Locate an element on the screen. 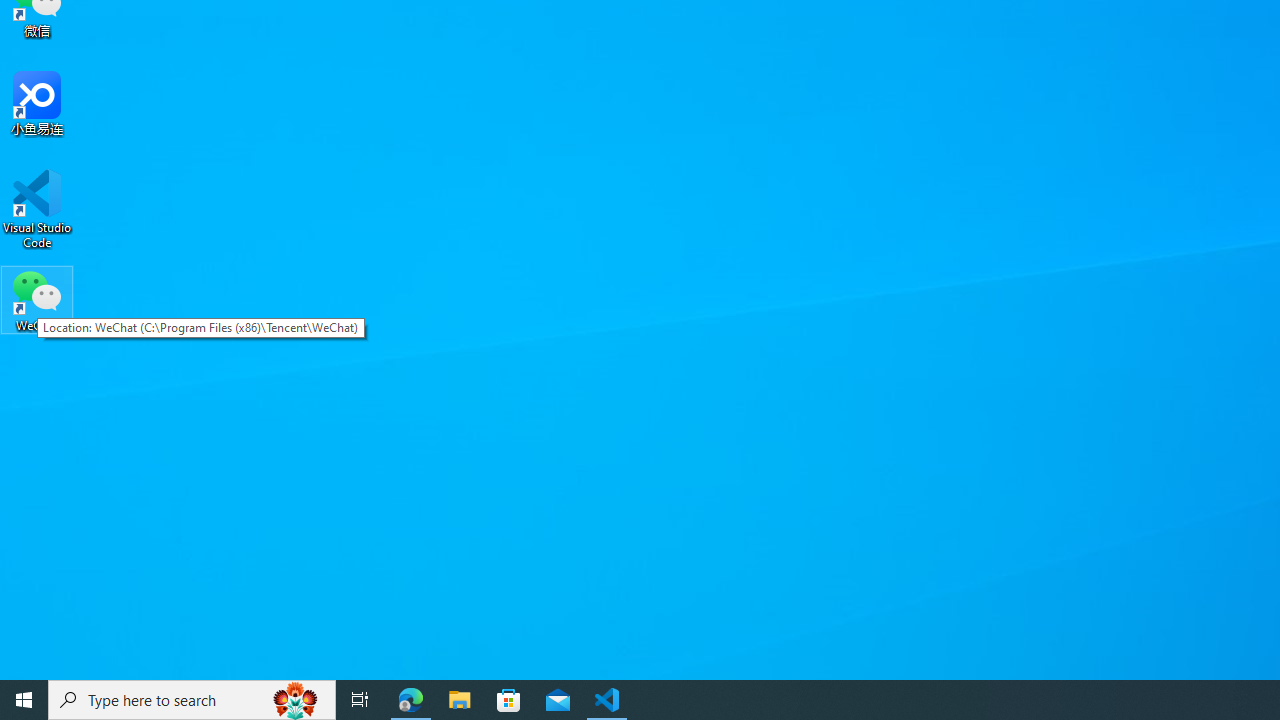 This screenshot has height=720, width=1280. 'Search highlights icon opens search home window' is located at coordinates (294, 698).